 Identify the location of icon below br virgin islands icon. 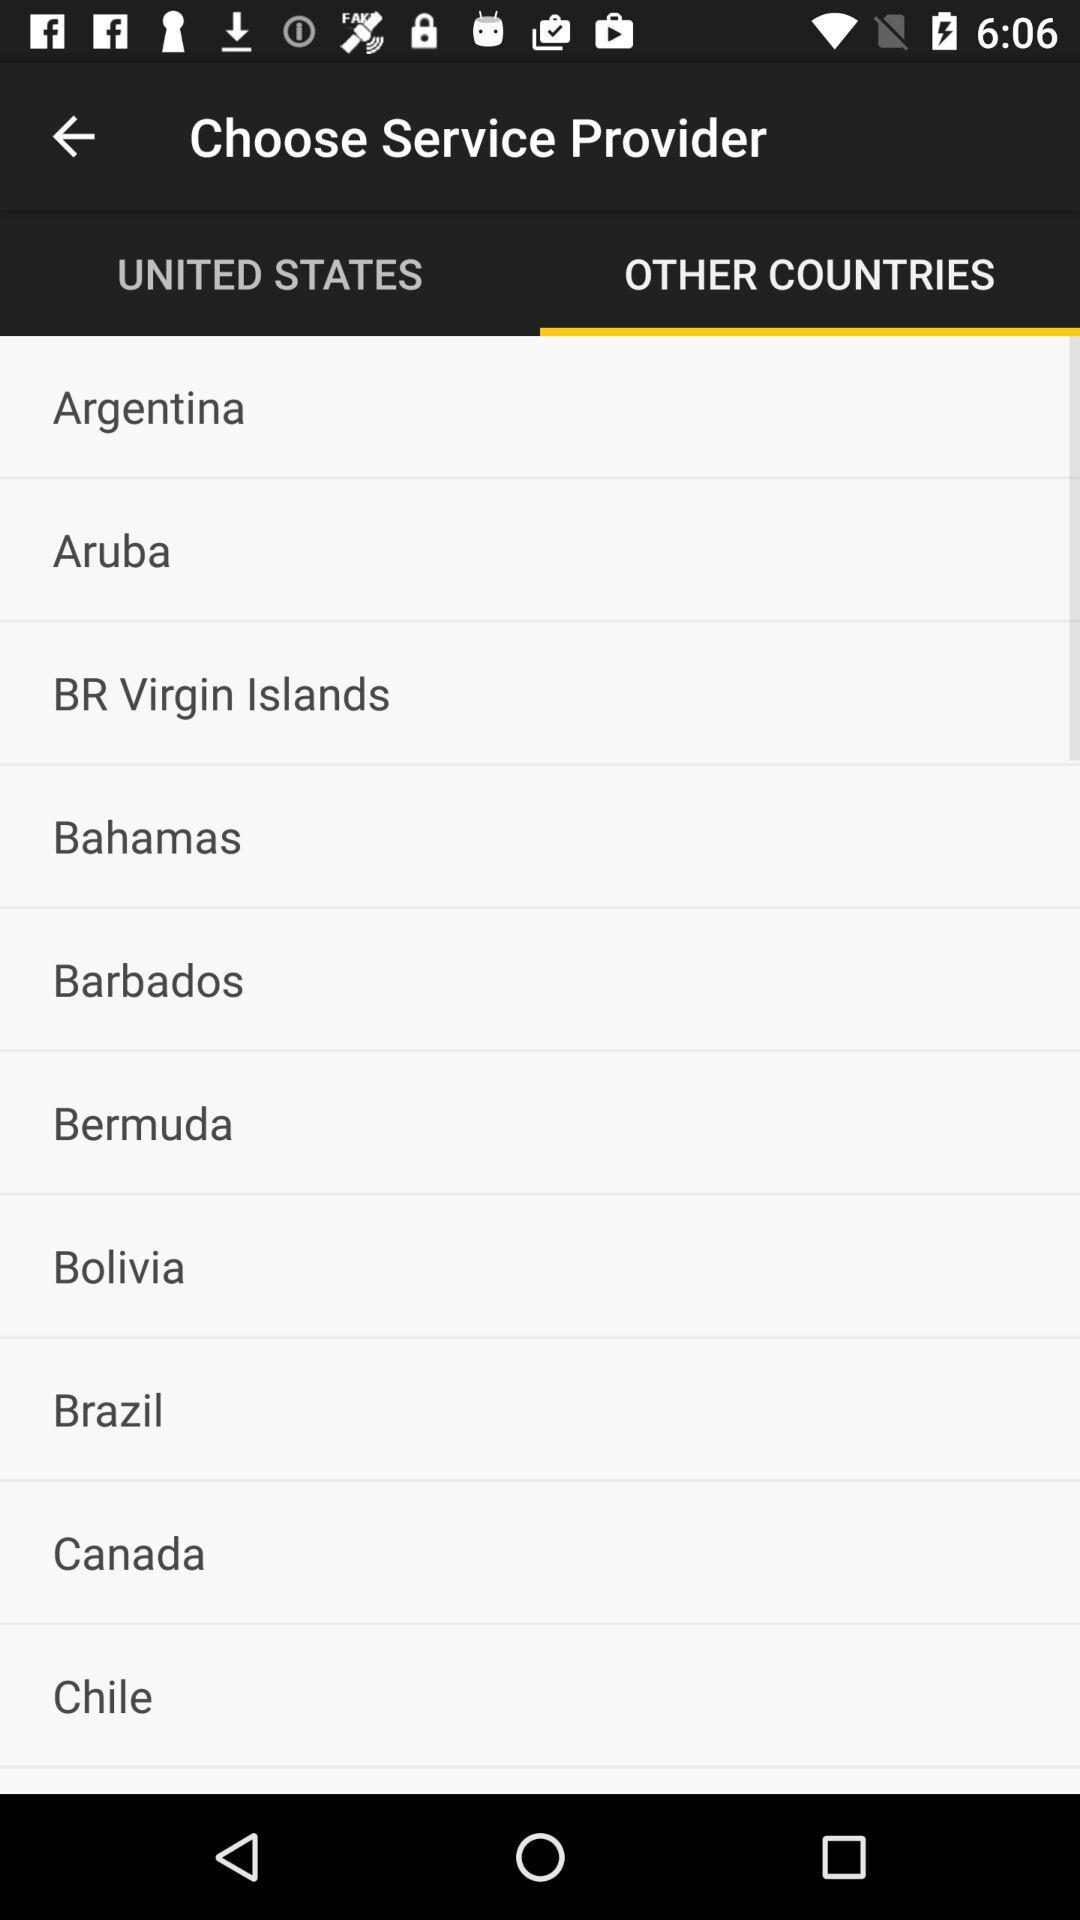
(540, 835).